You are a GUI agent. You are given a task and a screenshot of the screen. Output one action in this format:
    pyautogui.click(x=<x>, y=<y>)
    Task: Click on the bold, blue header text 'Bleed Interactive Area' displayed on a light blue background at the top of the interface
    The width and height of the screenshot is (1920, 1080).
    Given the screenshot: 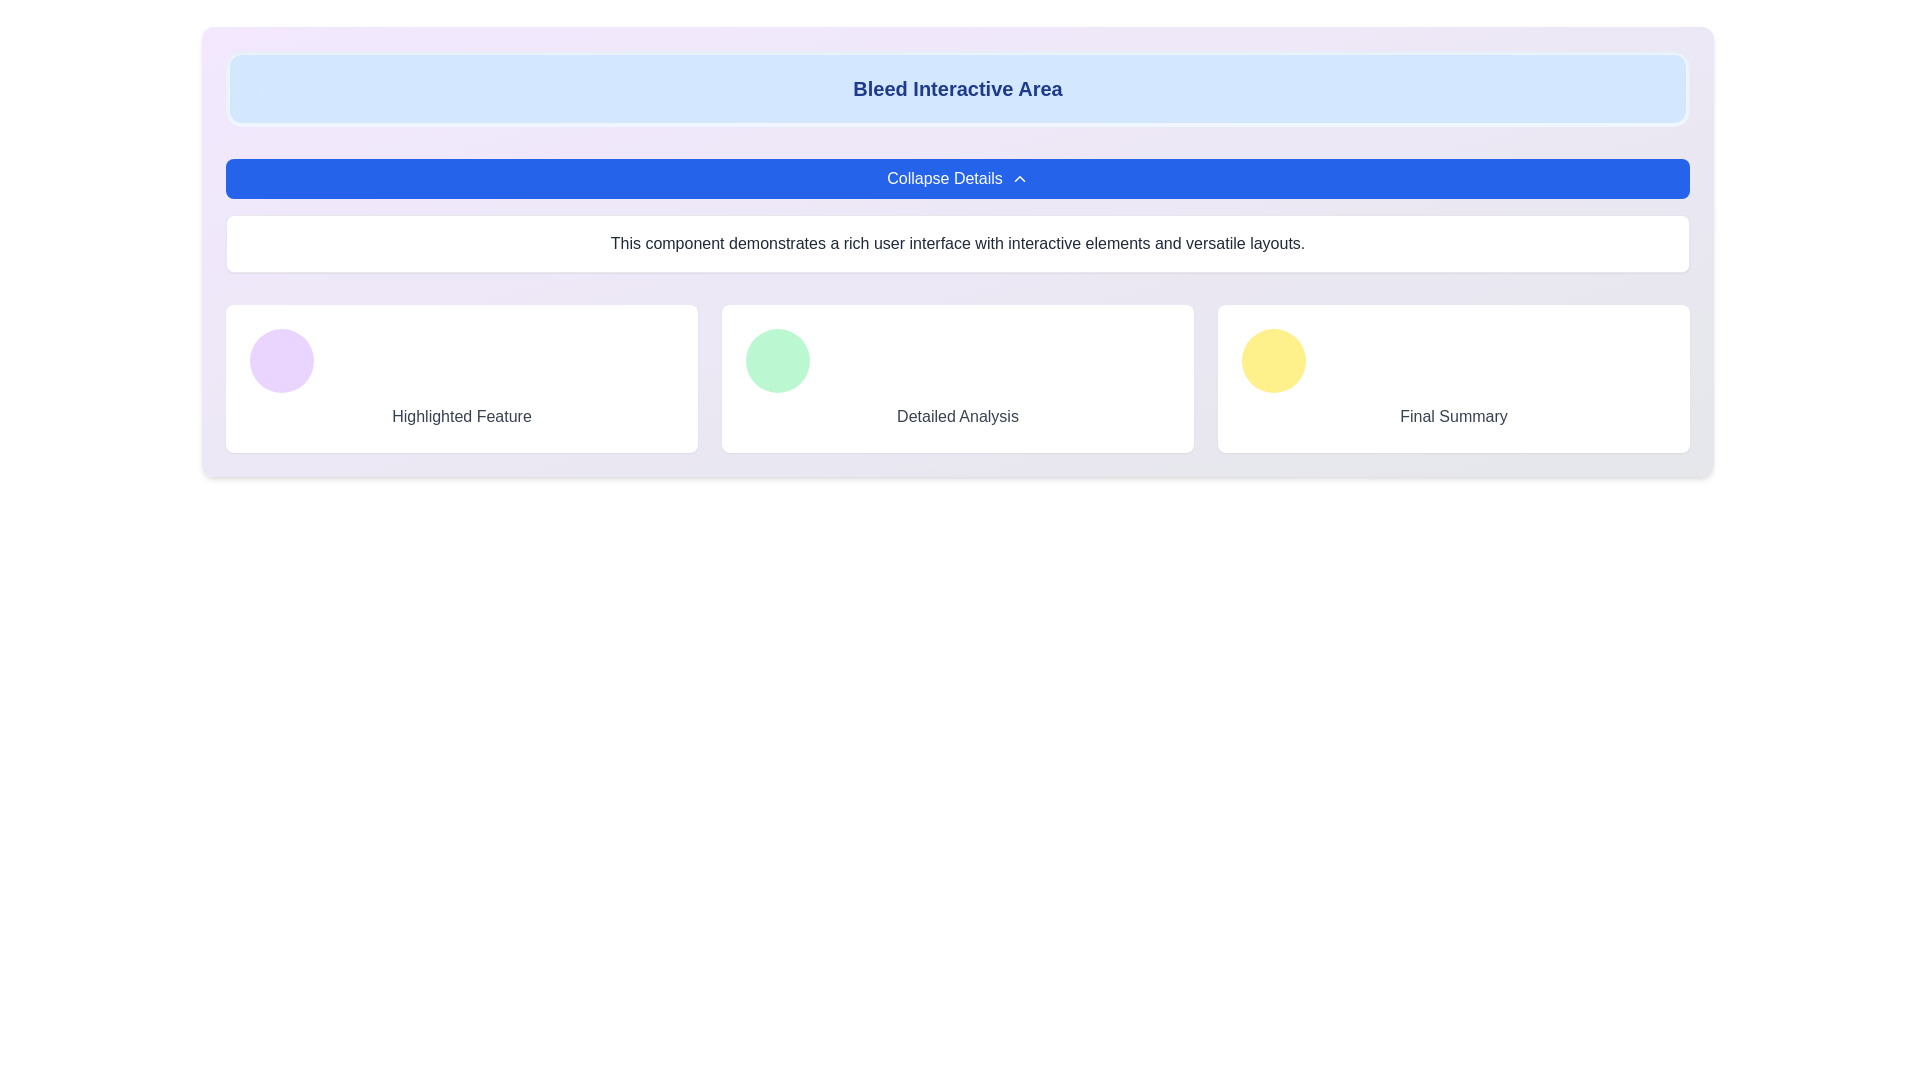 What is the action you would take?
    pyautogui.click(x=957, y=87)
    